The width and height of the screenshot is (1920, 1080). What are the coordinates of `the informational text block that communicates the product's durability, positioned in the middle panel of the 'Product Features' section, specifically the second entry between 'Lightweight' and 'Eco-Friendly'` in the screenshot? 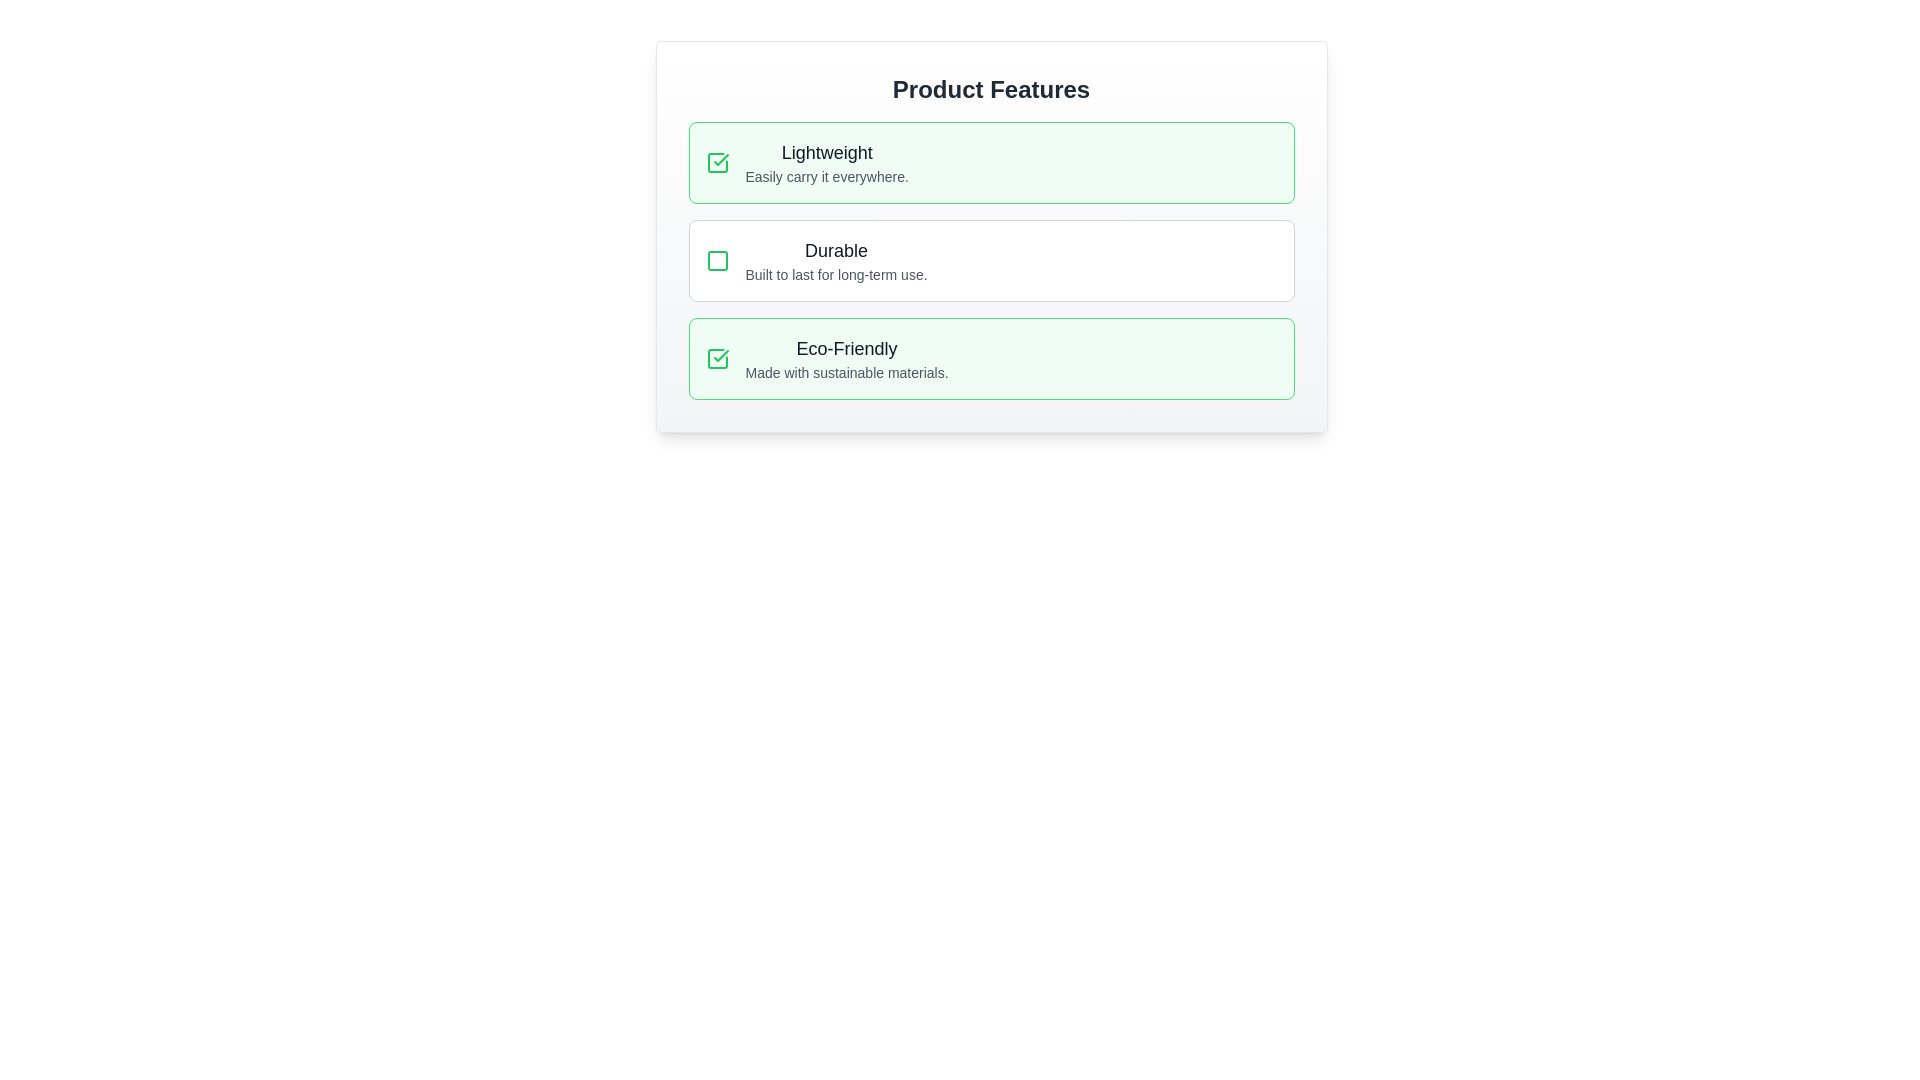 It's located at (836, 260).